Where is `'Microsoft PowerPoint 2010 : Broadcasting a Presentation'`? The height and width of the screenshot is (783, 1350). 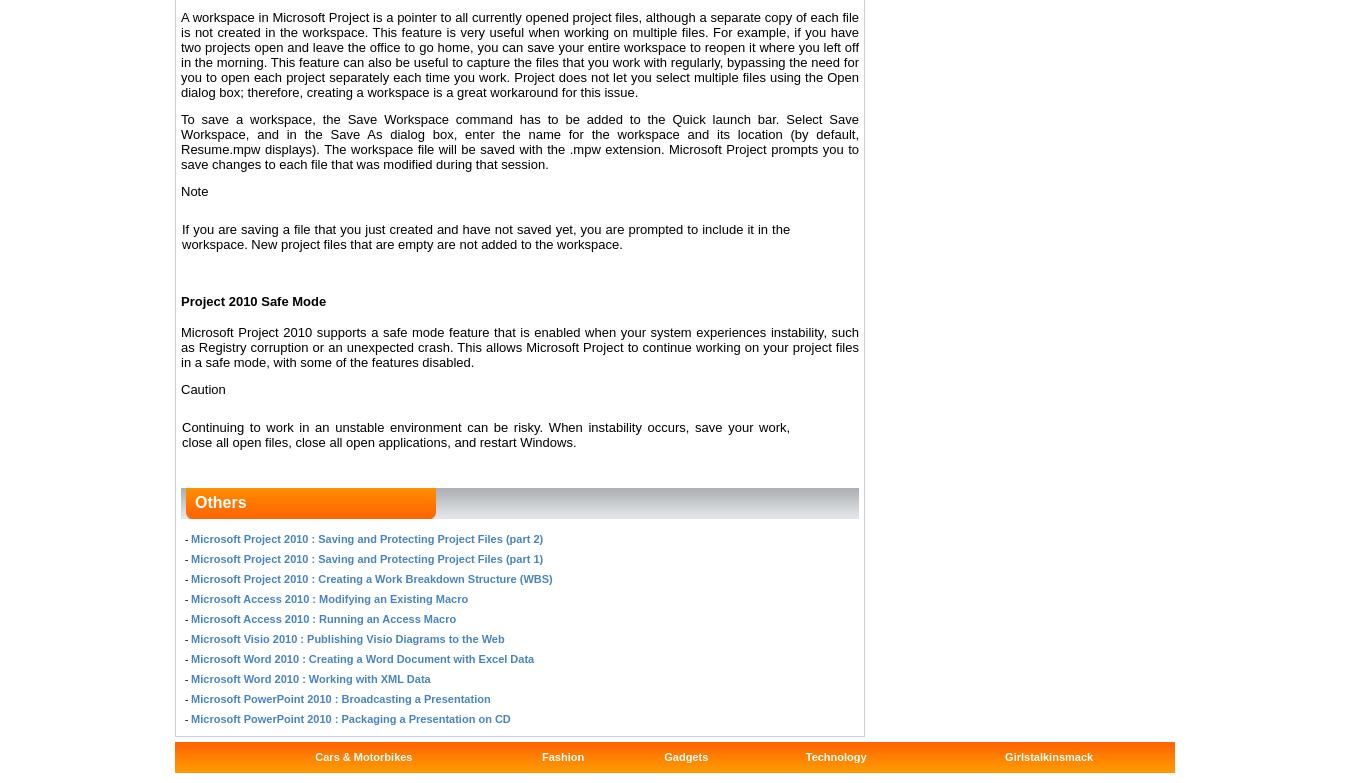
'Microsoft PowerPoint 2010 : Broadcasting a Presentation' is located at coordinates (191, 696).